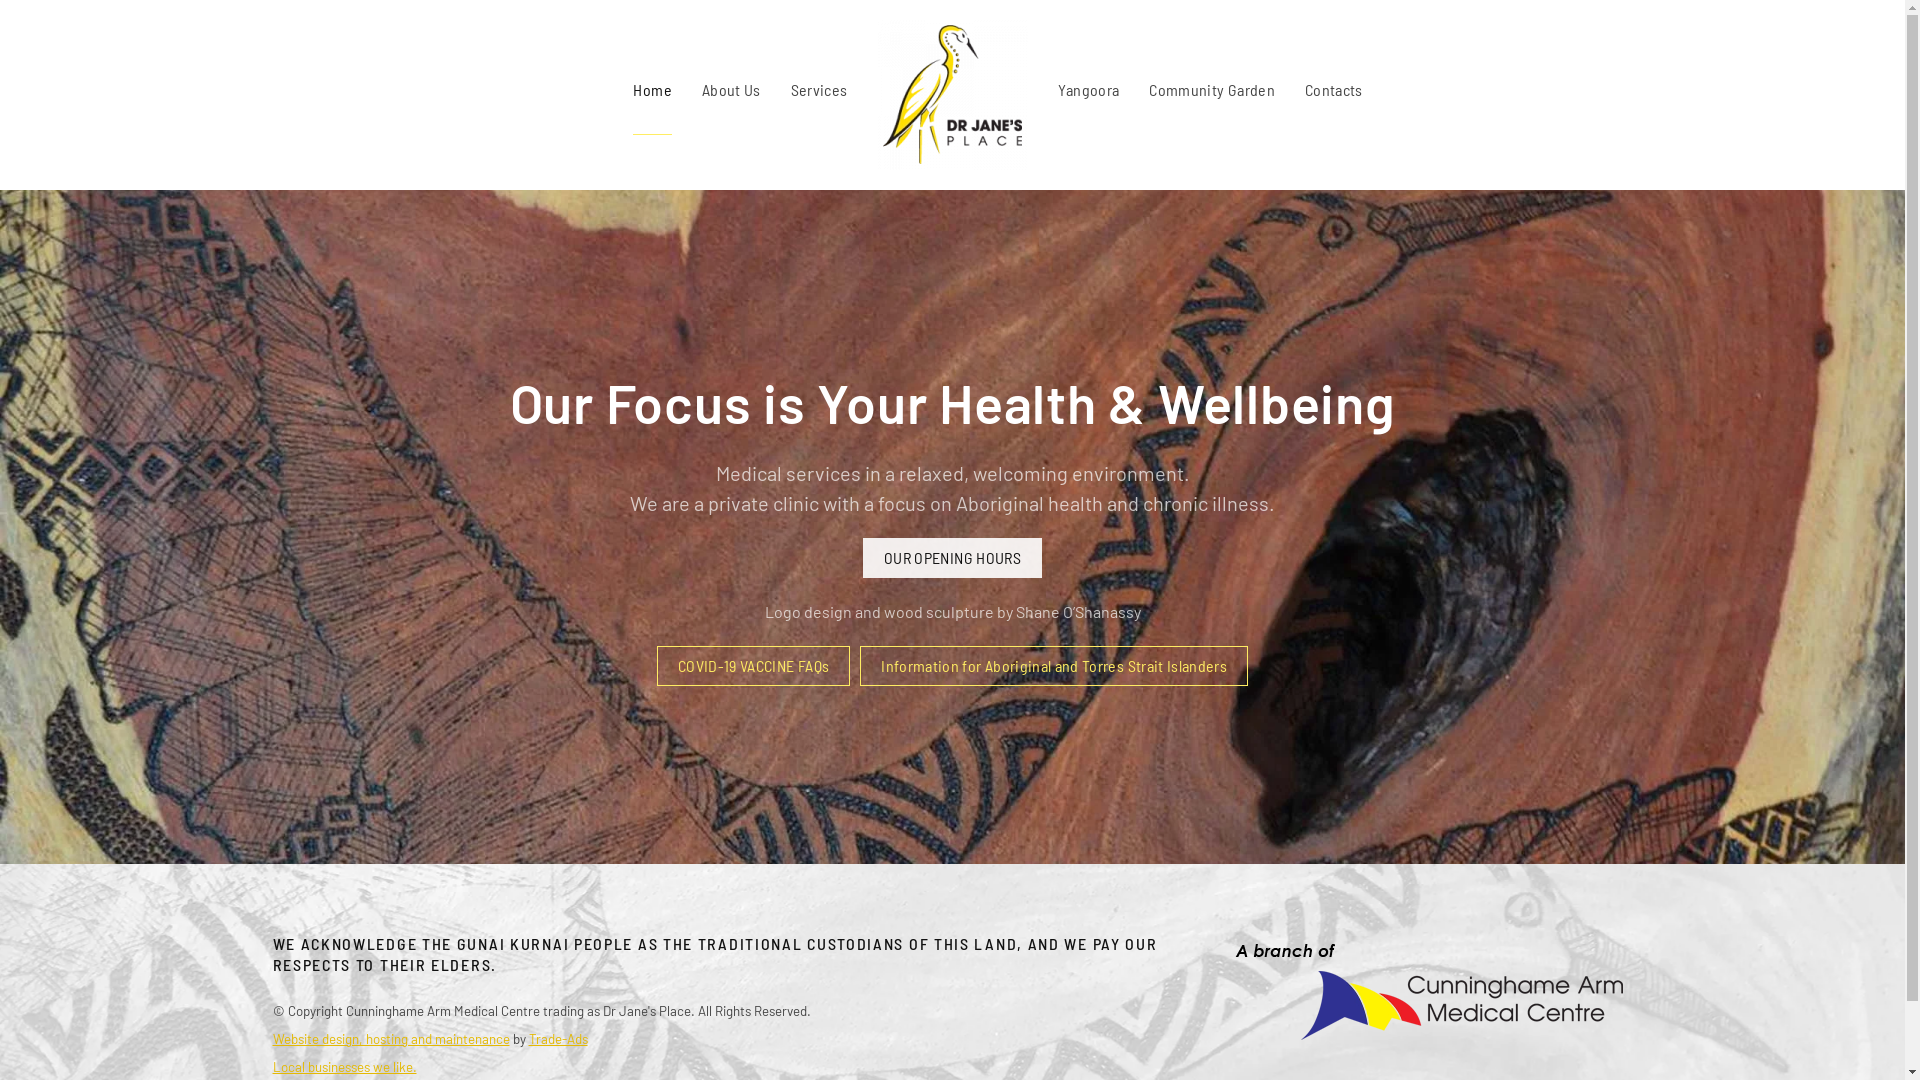 The width and height of the screenshot is (1920, 1080). I want to click on 'Services', so click(790, 88).